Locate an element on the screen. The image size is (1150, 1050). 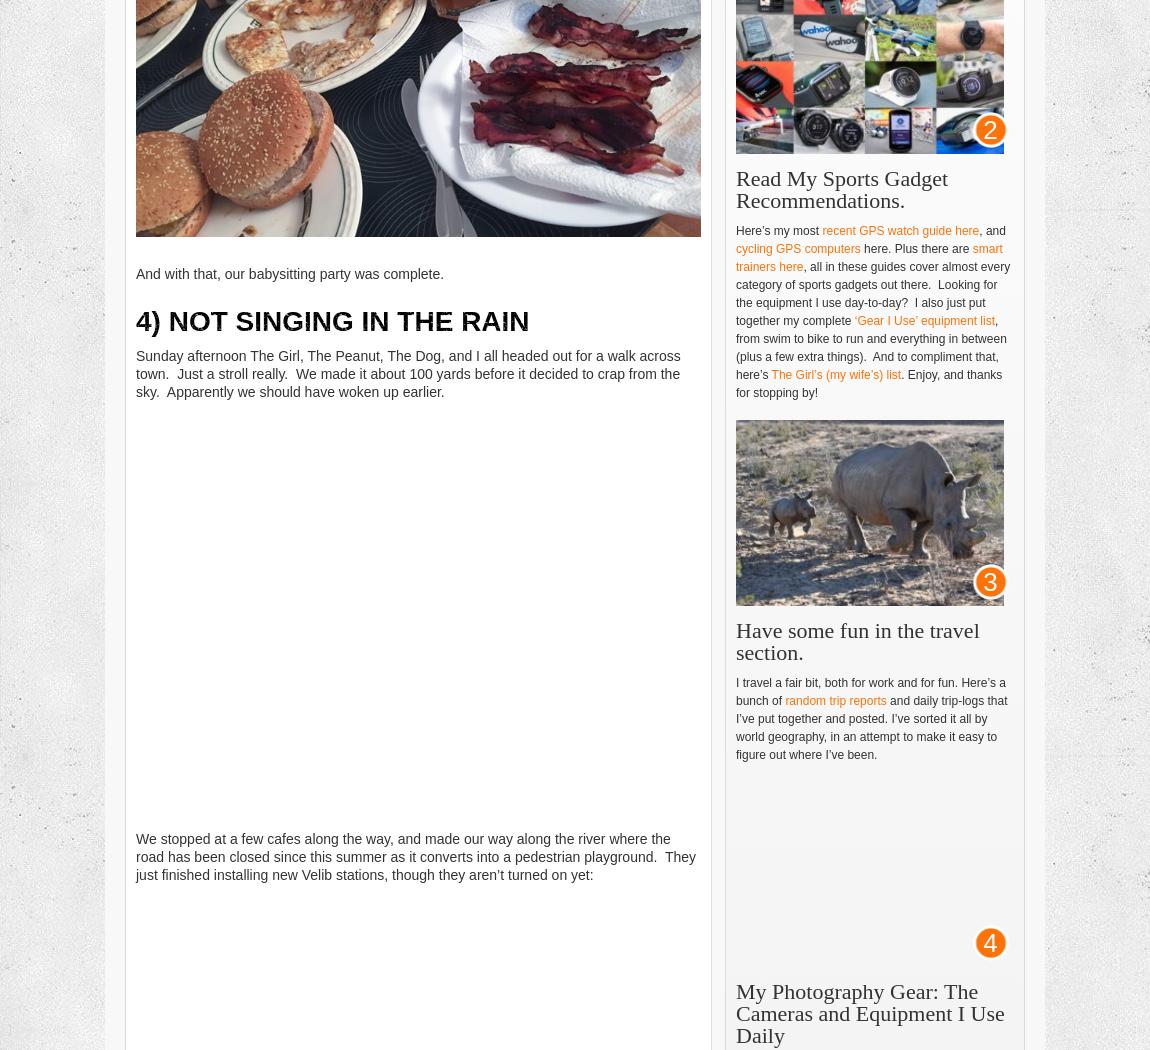
'Sunday afternoon The Girl, The Peanut, The Dog, and I all headed out for a walk across town.  Just a stroll really.  We made it about 100 yards before it decided to crap from the sky.  Apparently we should have woken up earlier.' is located at coordinates (408, 371).